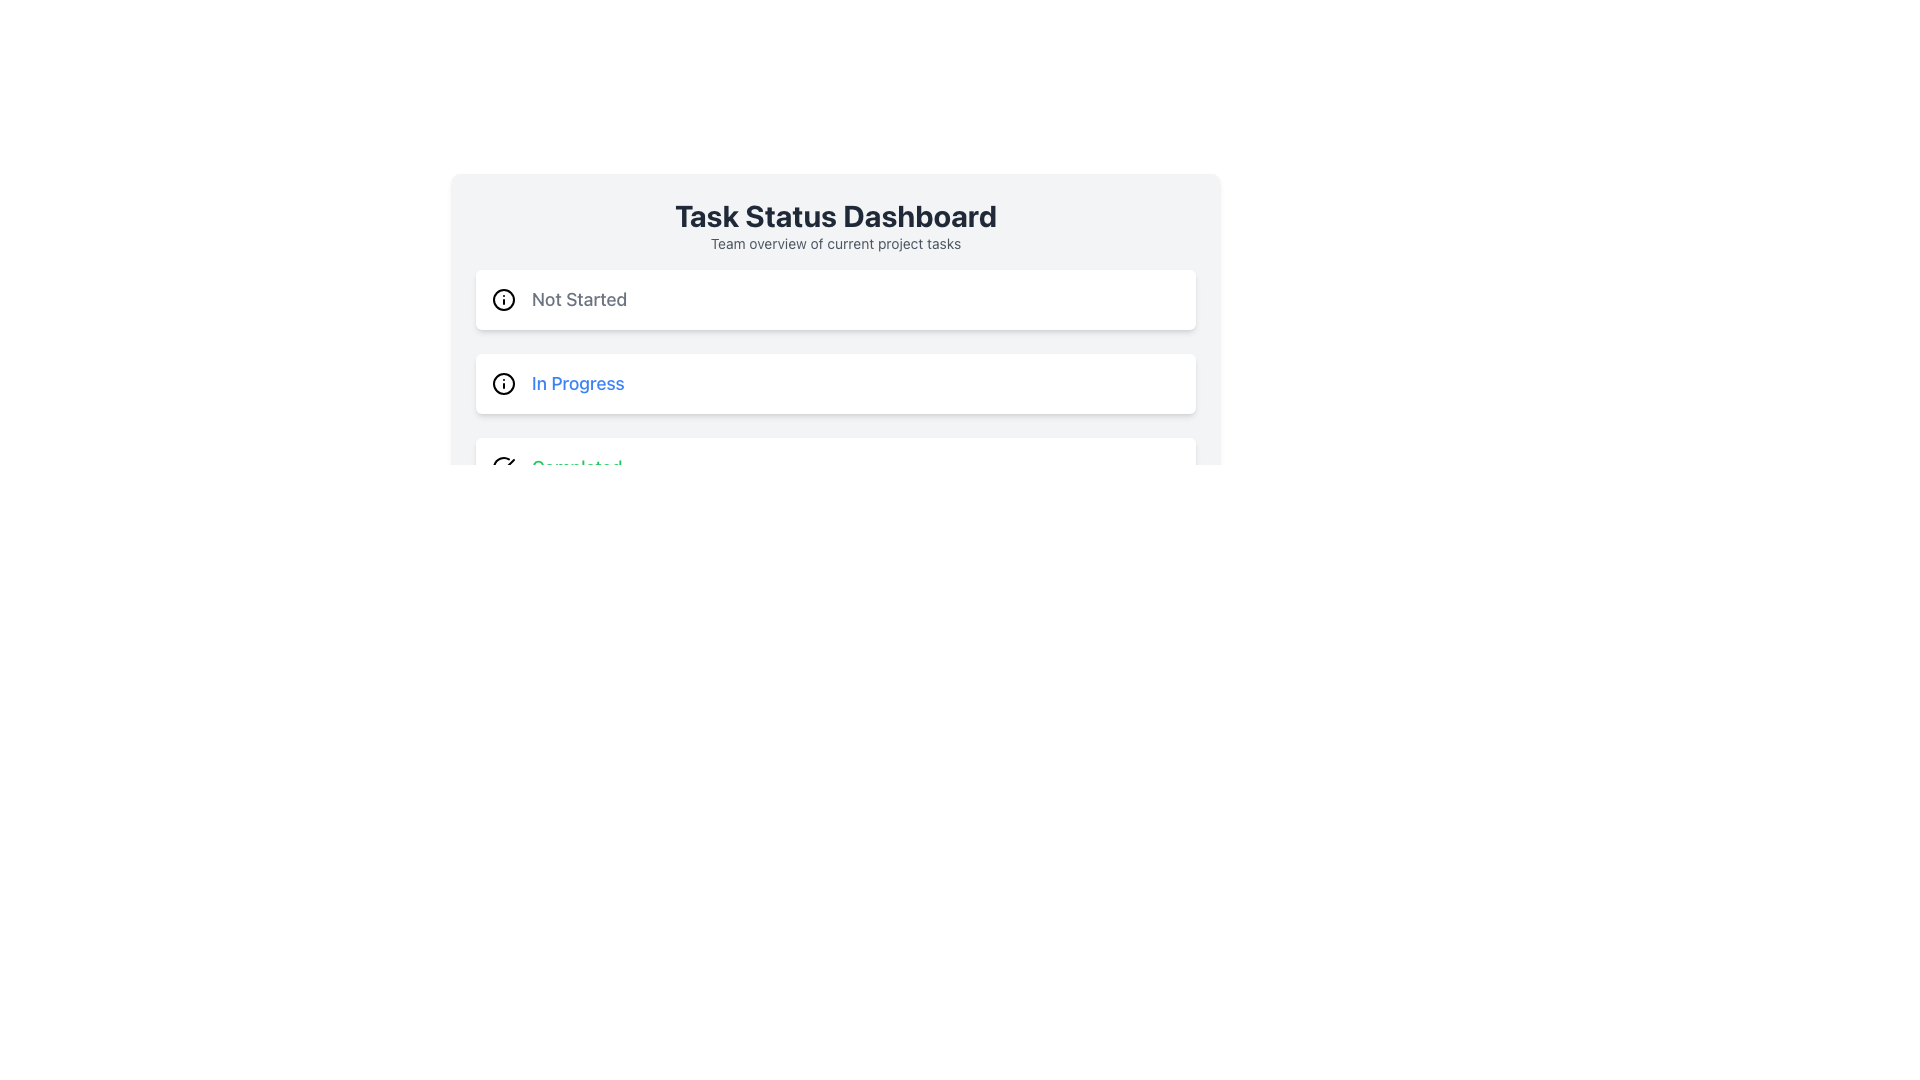  What do you see at coordinates (835, 307) in the screenshot?
I see `the first list item in the 'Task Status Dashboard' representing the 'Not Started' status` at bounding box center [835, 307].